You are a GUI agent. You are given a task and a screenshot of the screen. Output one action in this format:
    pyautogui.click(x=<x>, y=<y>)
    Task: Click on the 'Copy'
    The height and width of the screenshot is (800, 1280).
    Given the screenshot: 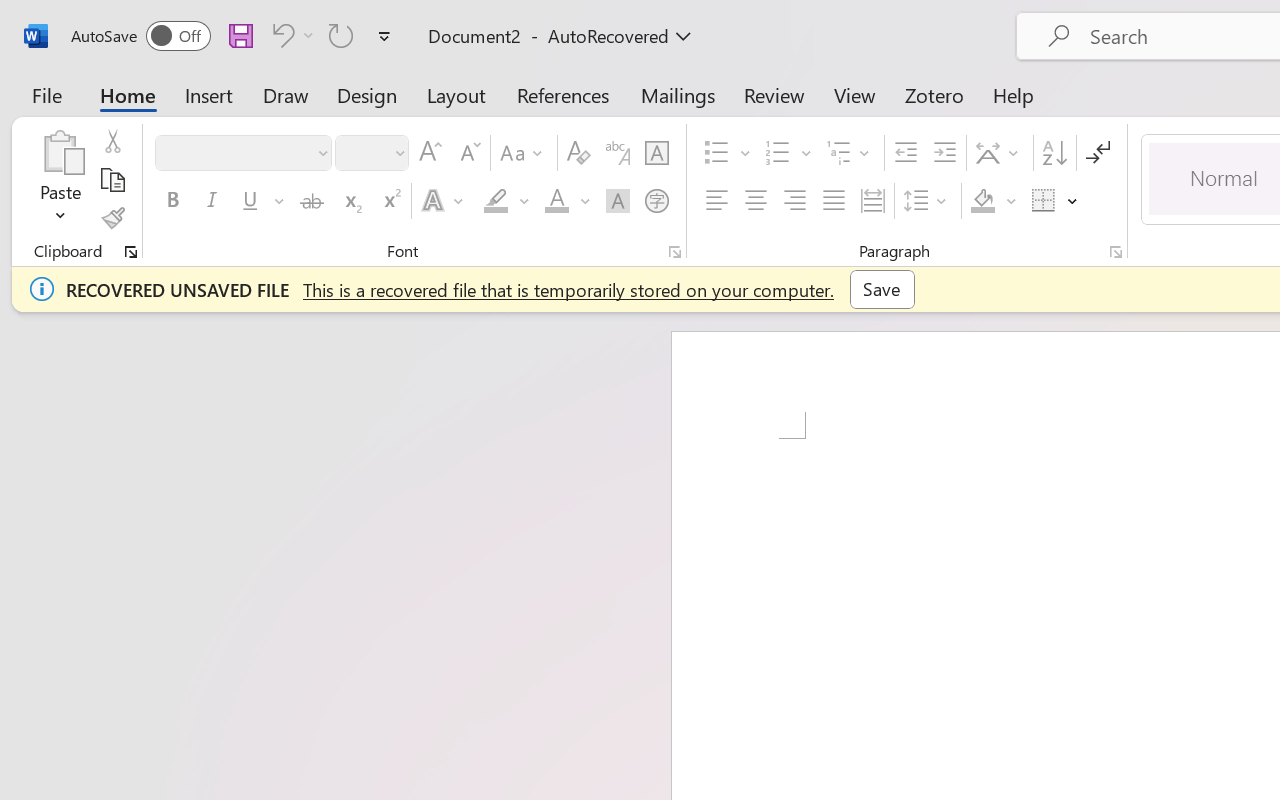 What is the action you would take?
    pyautogui.click(x=111, y=179)
    